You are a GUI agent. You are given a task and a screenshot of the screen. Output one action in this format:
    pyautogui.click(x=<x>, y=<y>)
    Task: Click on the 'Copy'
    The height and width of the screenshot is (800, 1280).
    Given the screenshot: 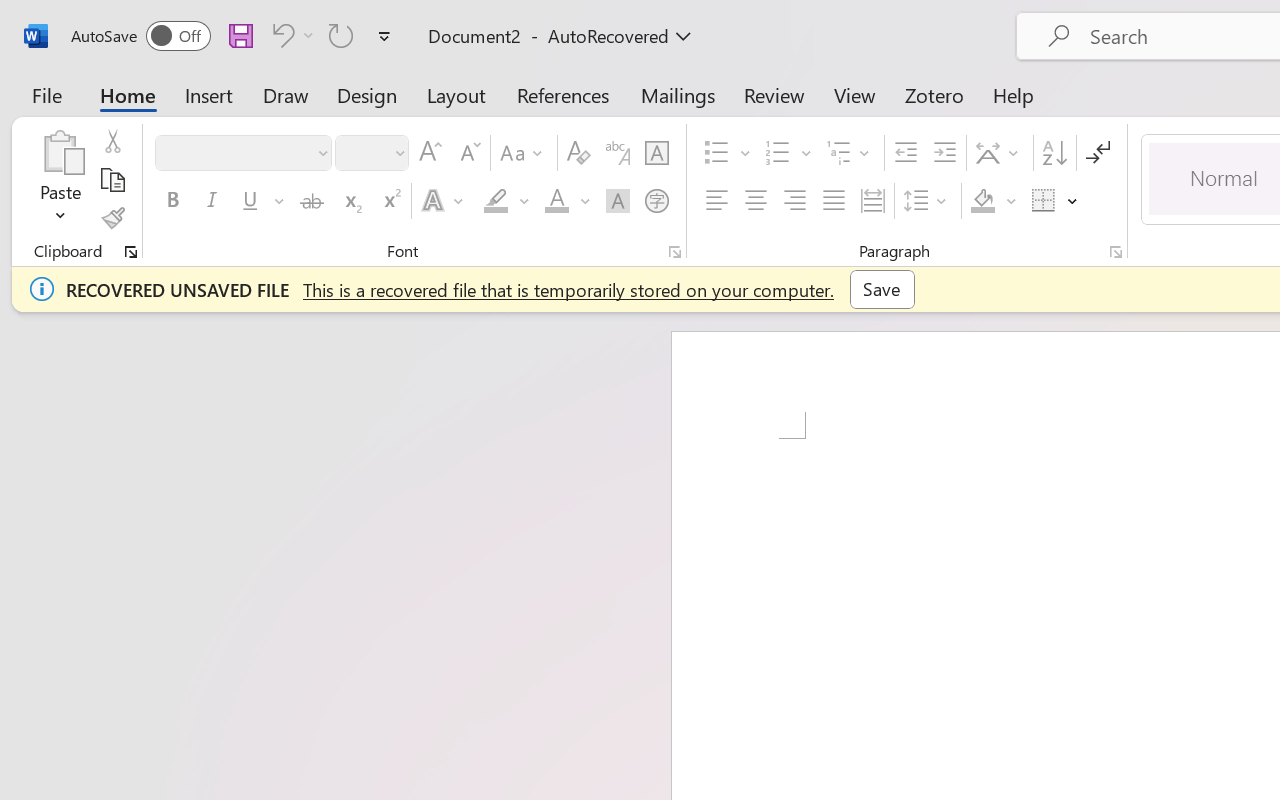 What is the action you would take?
    pyautogui.click(x=111, y=179)
    